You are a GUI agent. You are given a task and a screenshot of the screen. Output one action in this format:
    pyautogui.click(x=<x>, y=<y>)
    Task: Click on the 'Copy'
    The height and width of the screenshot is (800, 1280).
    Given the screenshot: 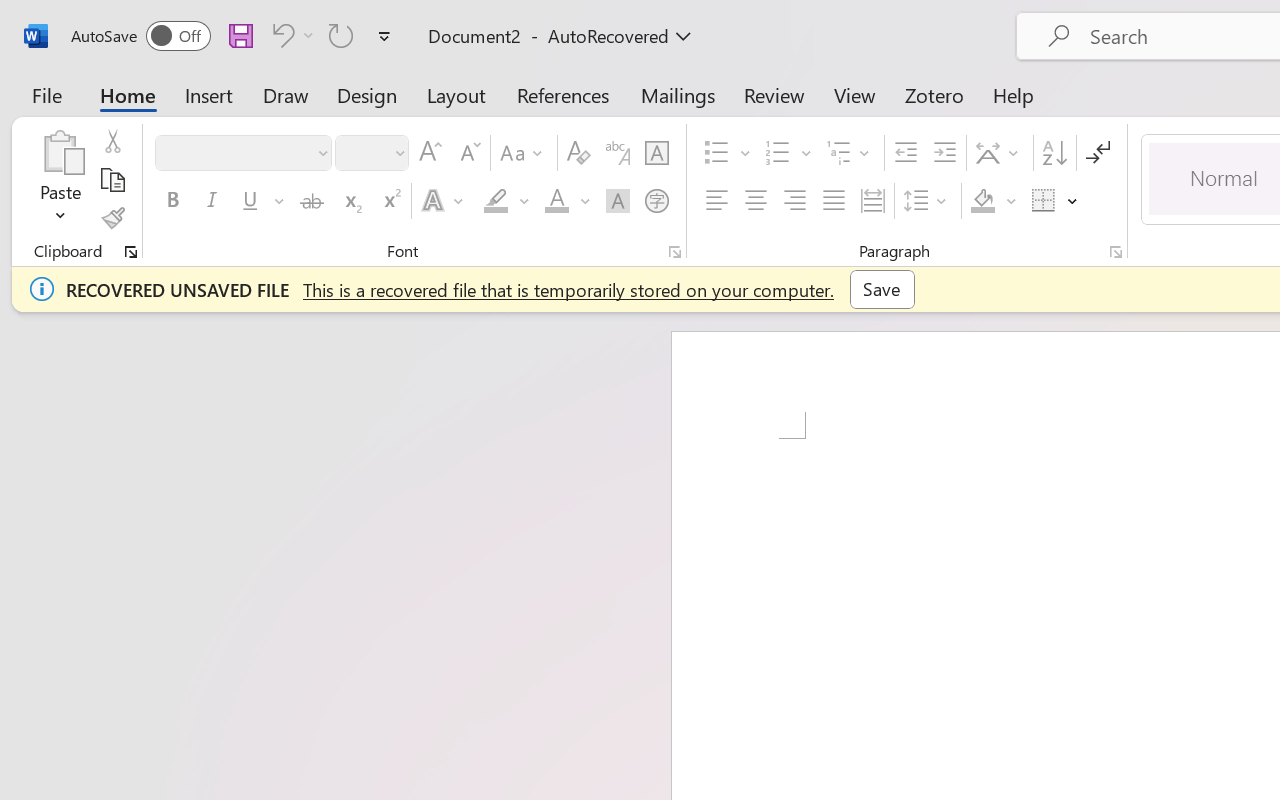 What is the action you would take?
    pyautogui.click(x=111, y=179)
    